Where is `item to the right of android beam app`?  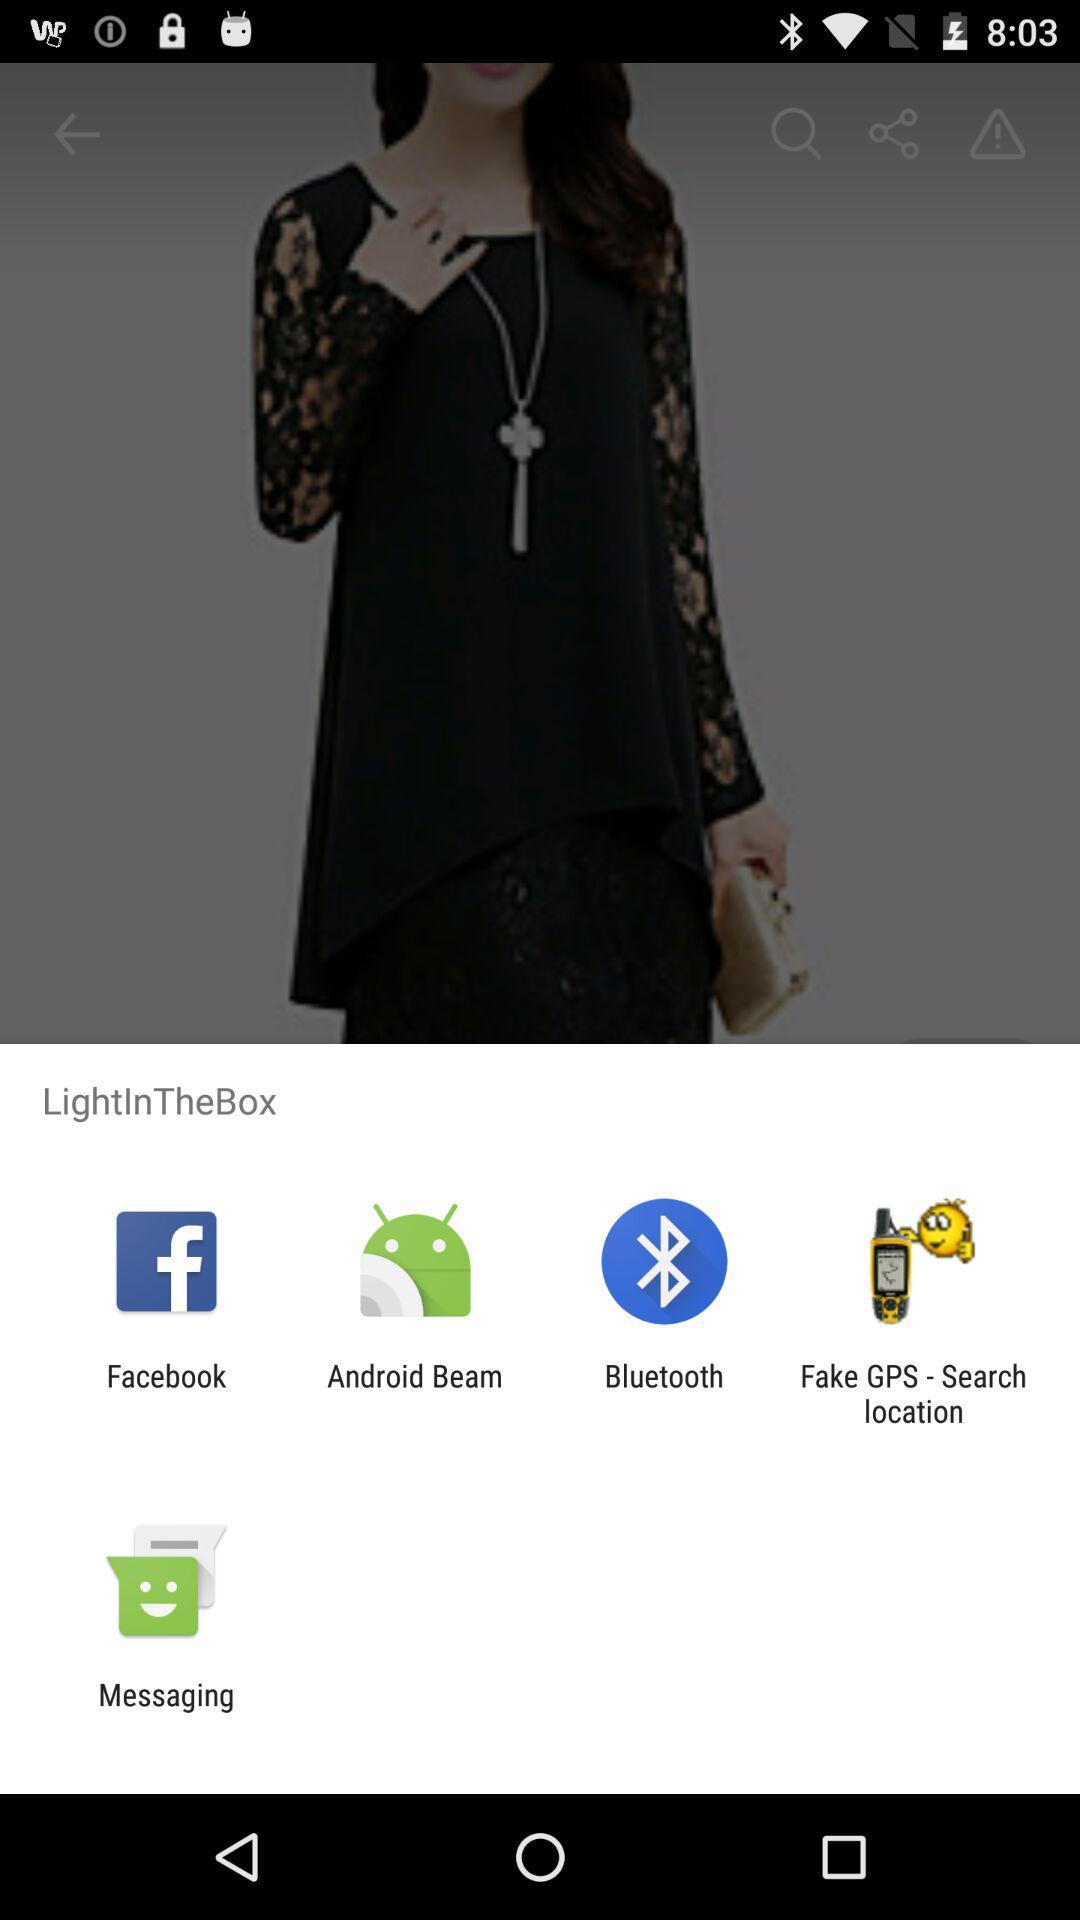
item to the right of android beam app is located at coordinates (664, 1392).